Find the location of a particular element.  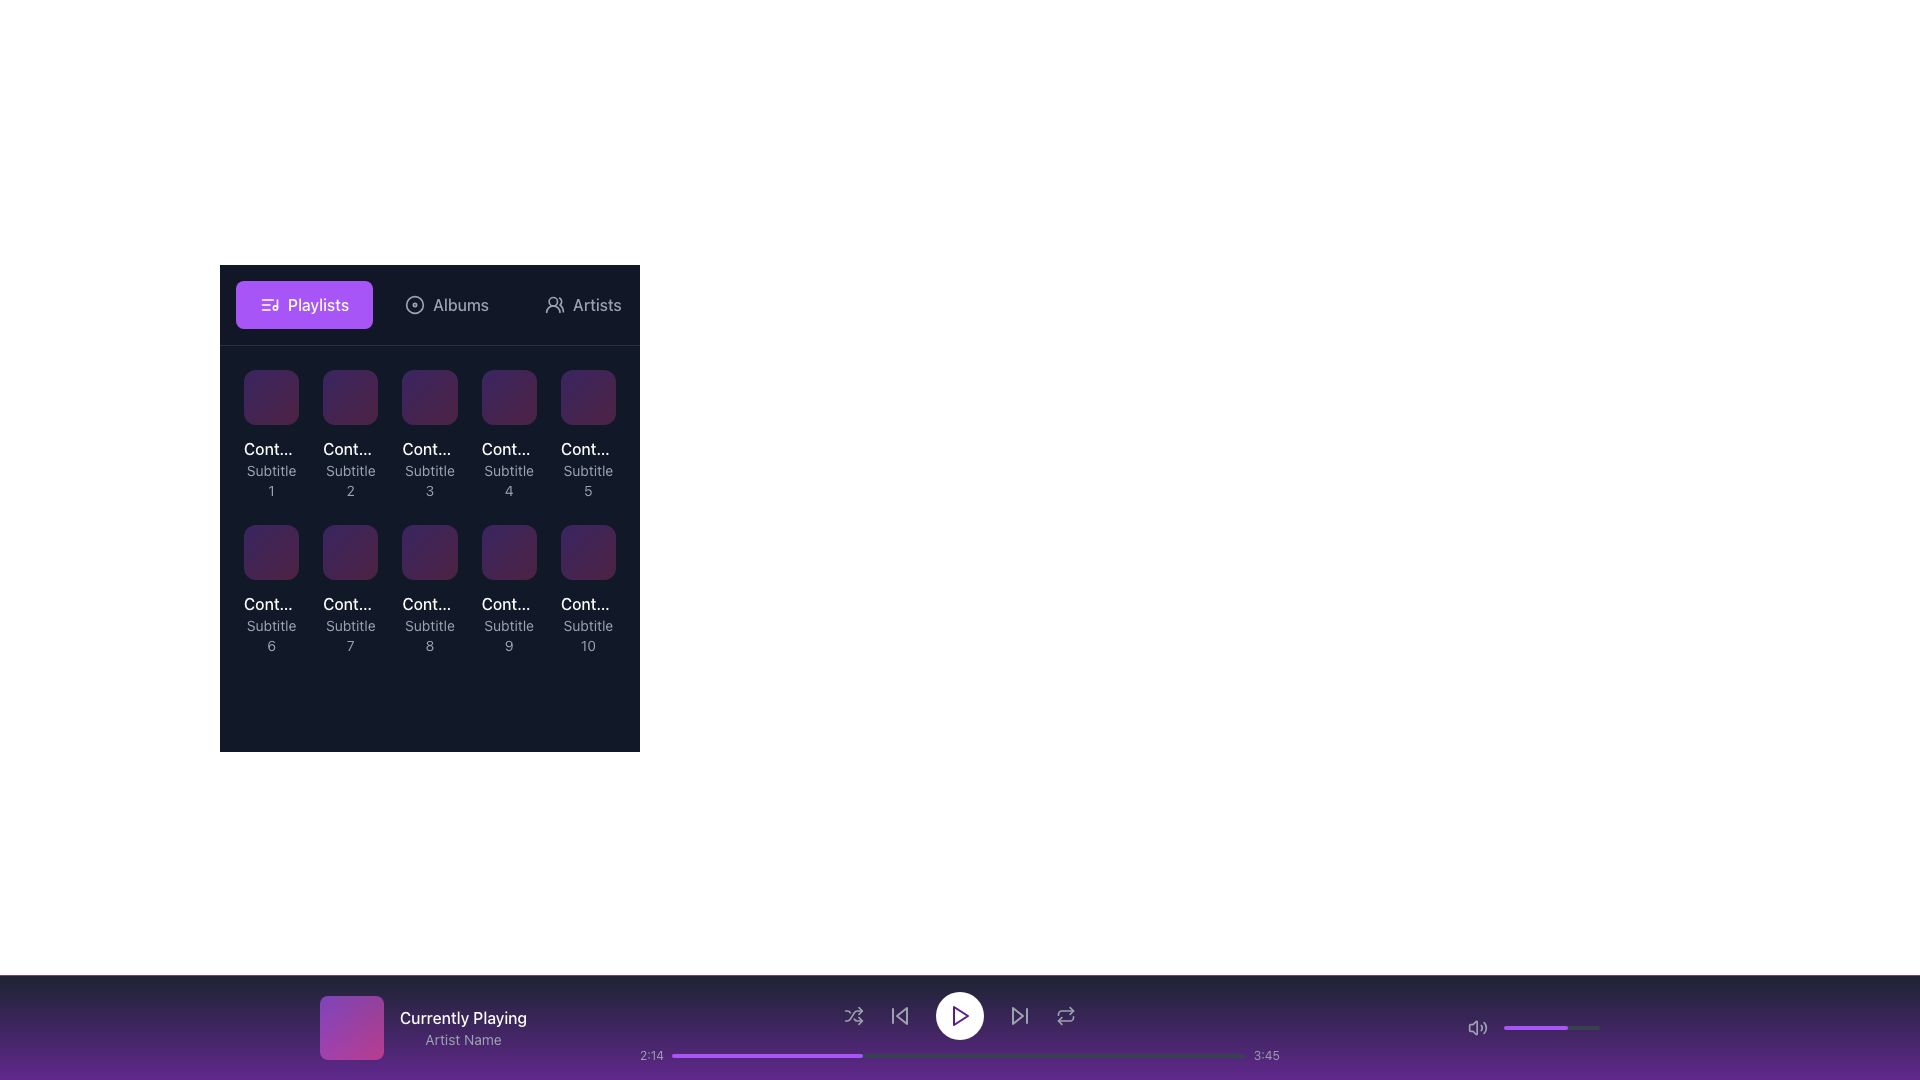

the volume slider is located at coordinates (1587, 1028).